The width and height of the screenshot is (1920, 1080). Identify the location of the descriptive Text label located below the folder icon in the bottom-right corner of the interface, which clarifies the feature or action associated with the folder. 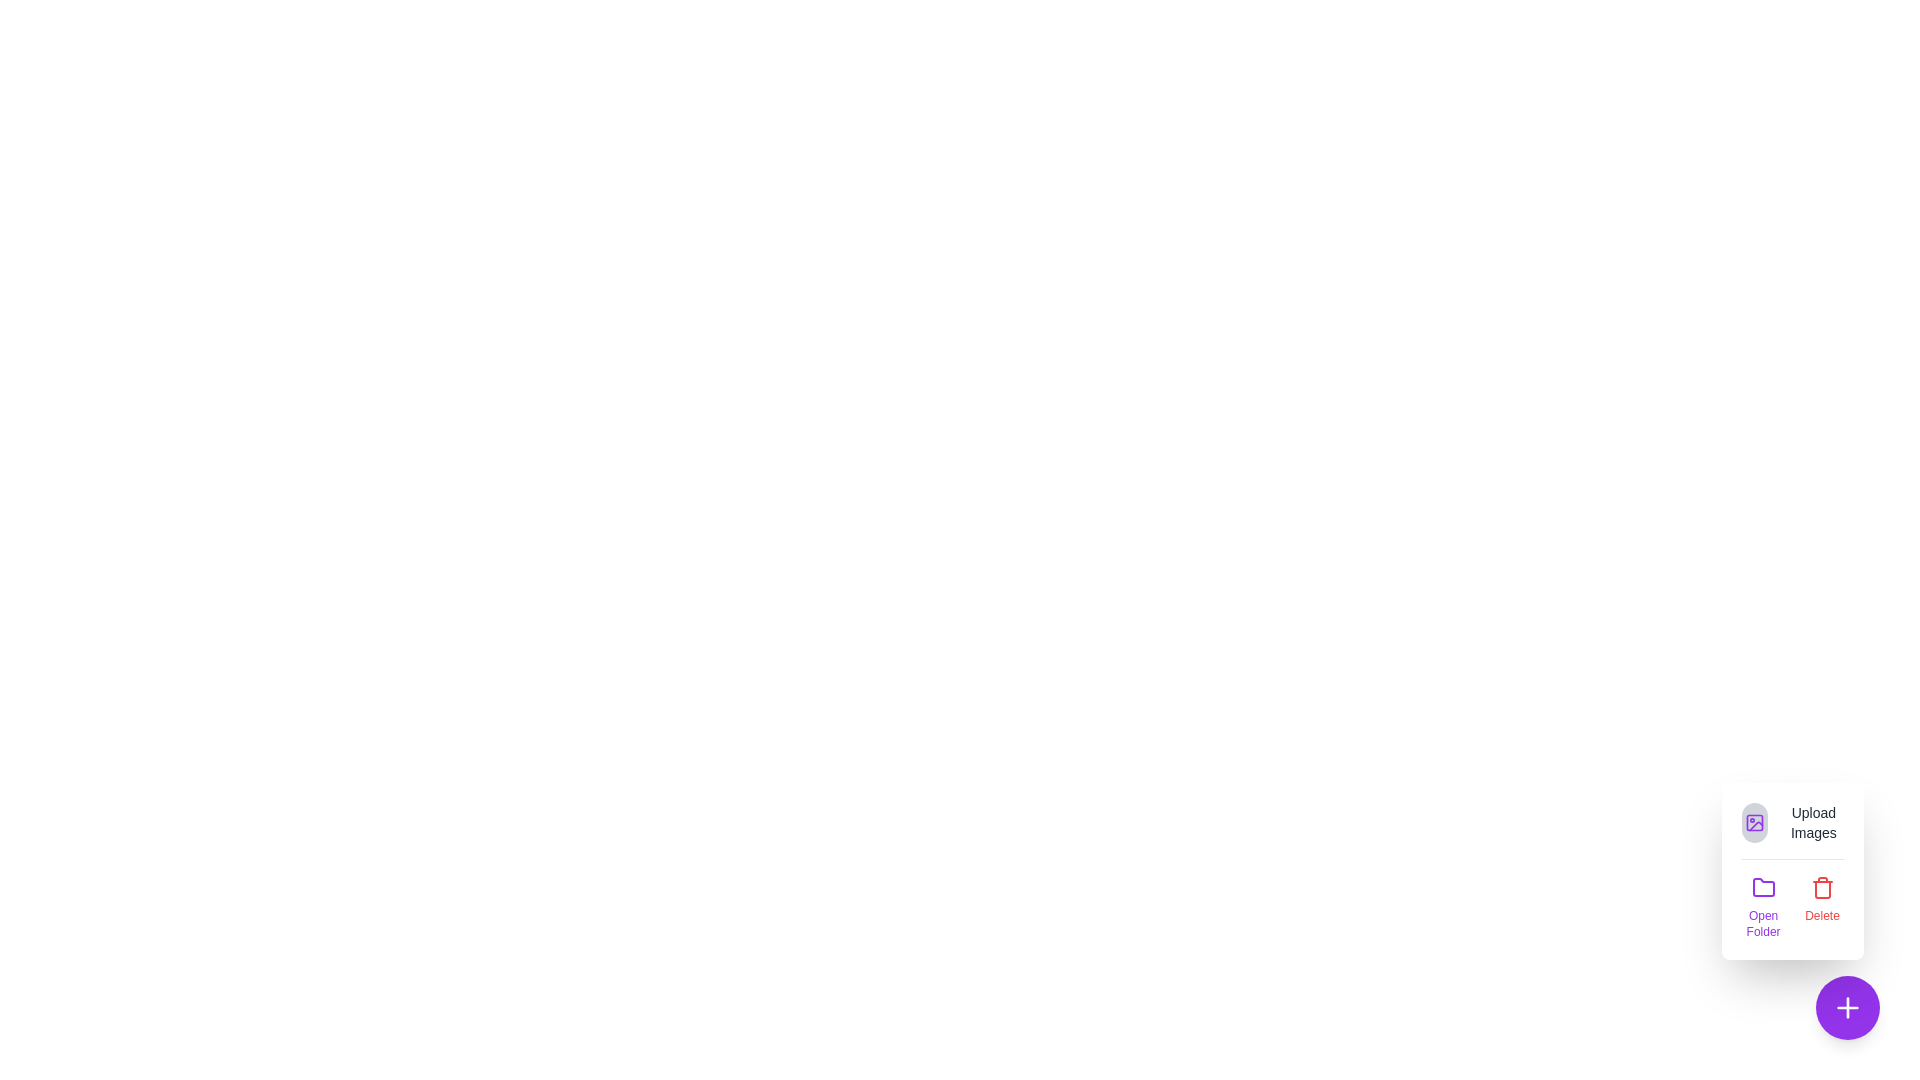
(1763, 924).